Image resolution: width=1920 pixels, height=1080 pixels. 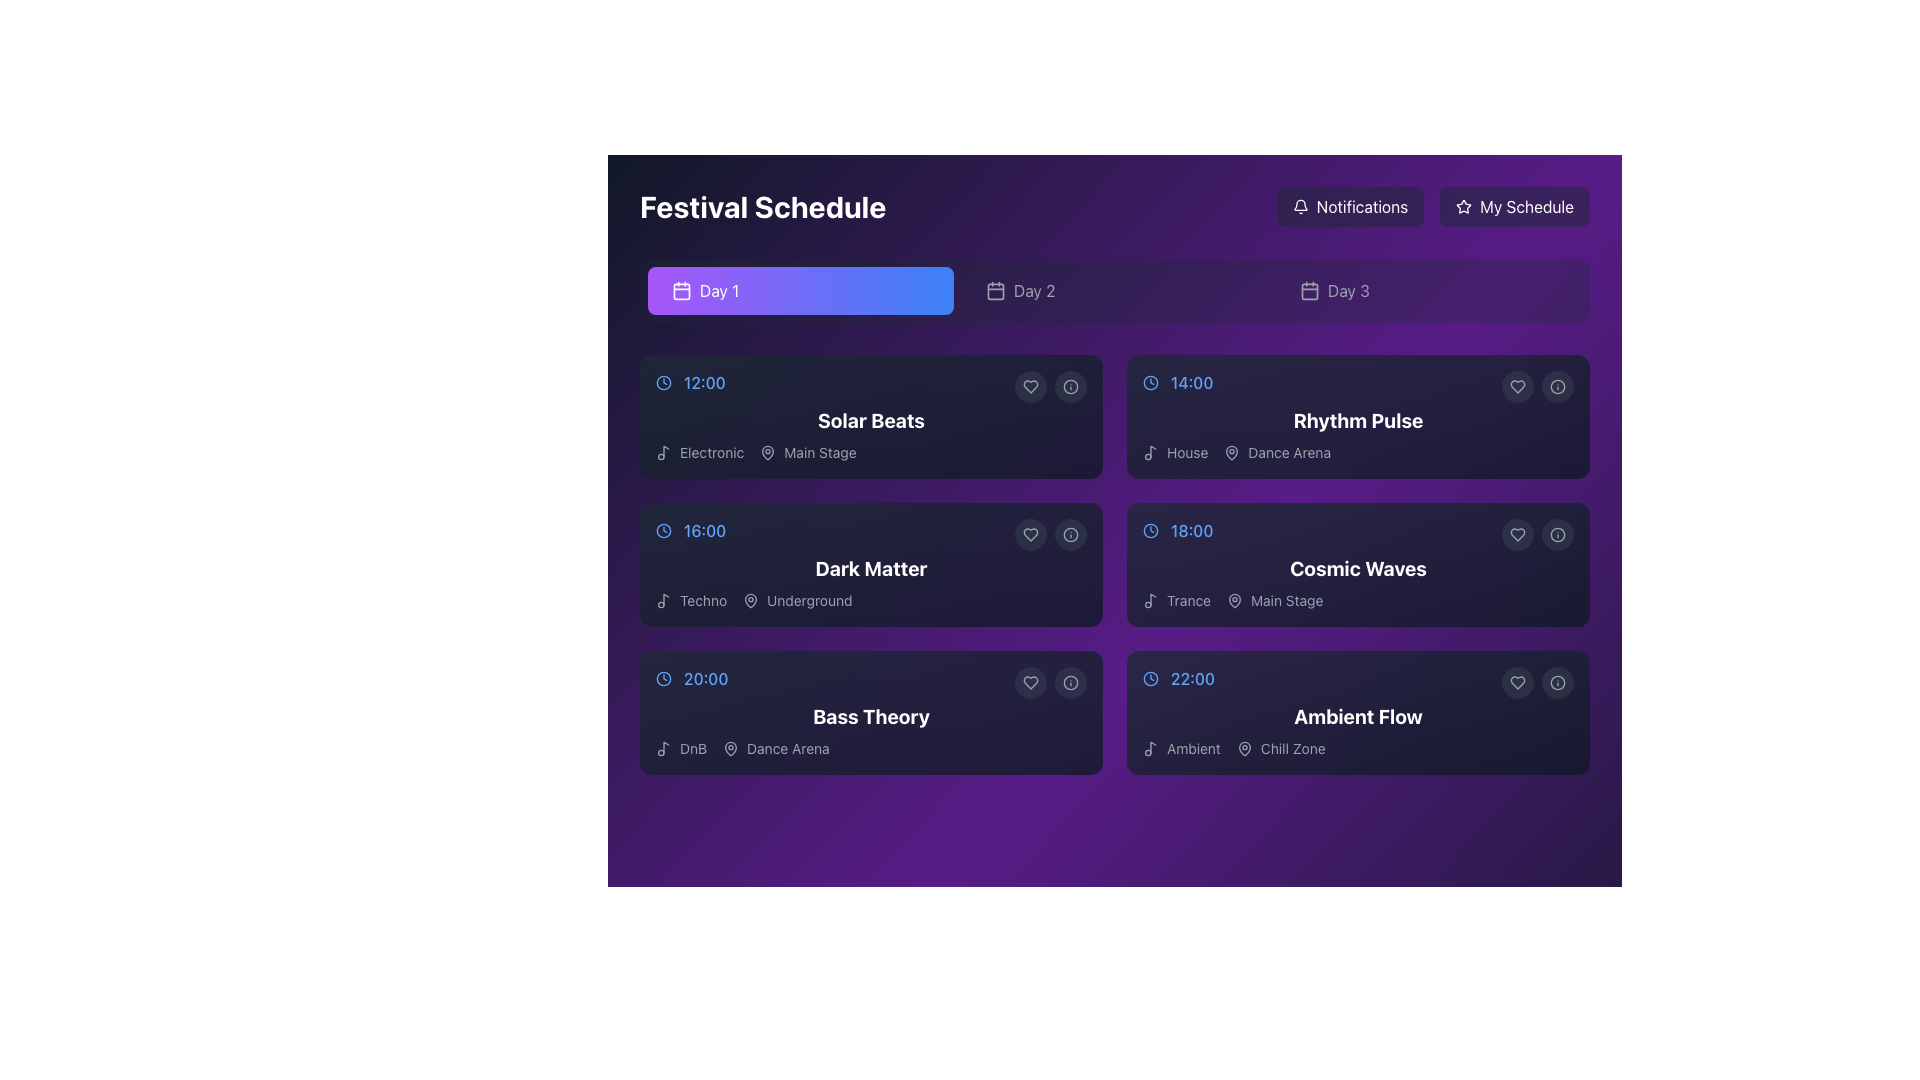 I want to click on the small music note icon located to the left of the text label 'House' in the 'Rhythm Pulse' event block in the top-right section of the events grid, so click(x=1151, y=452).